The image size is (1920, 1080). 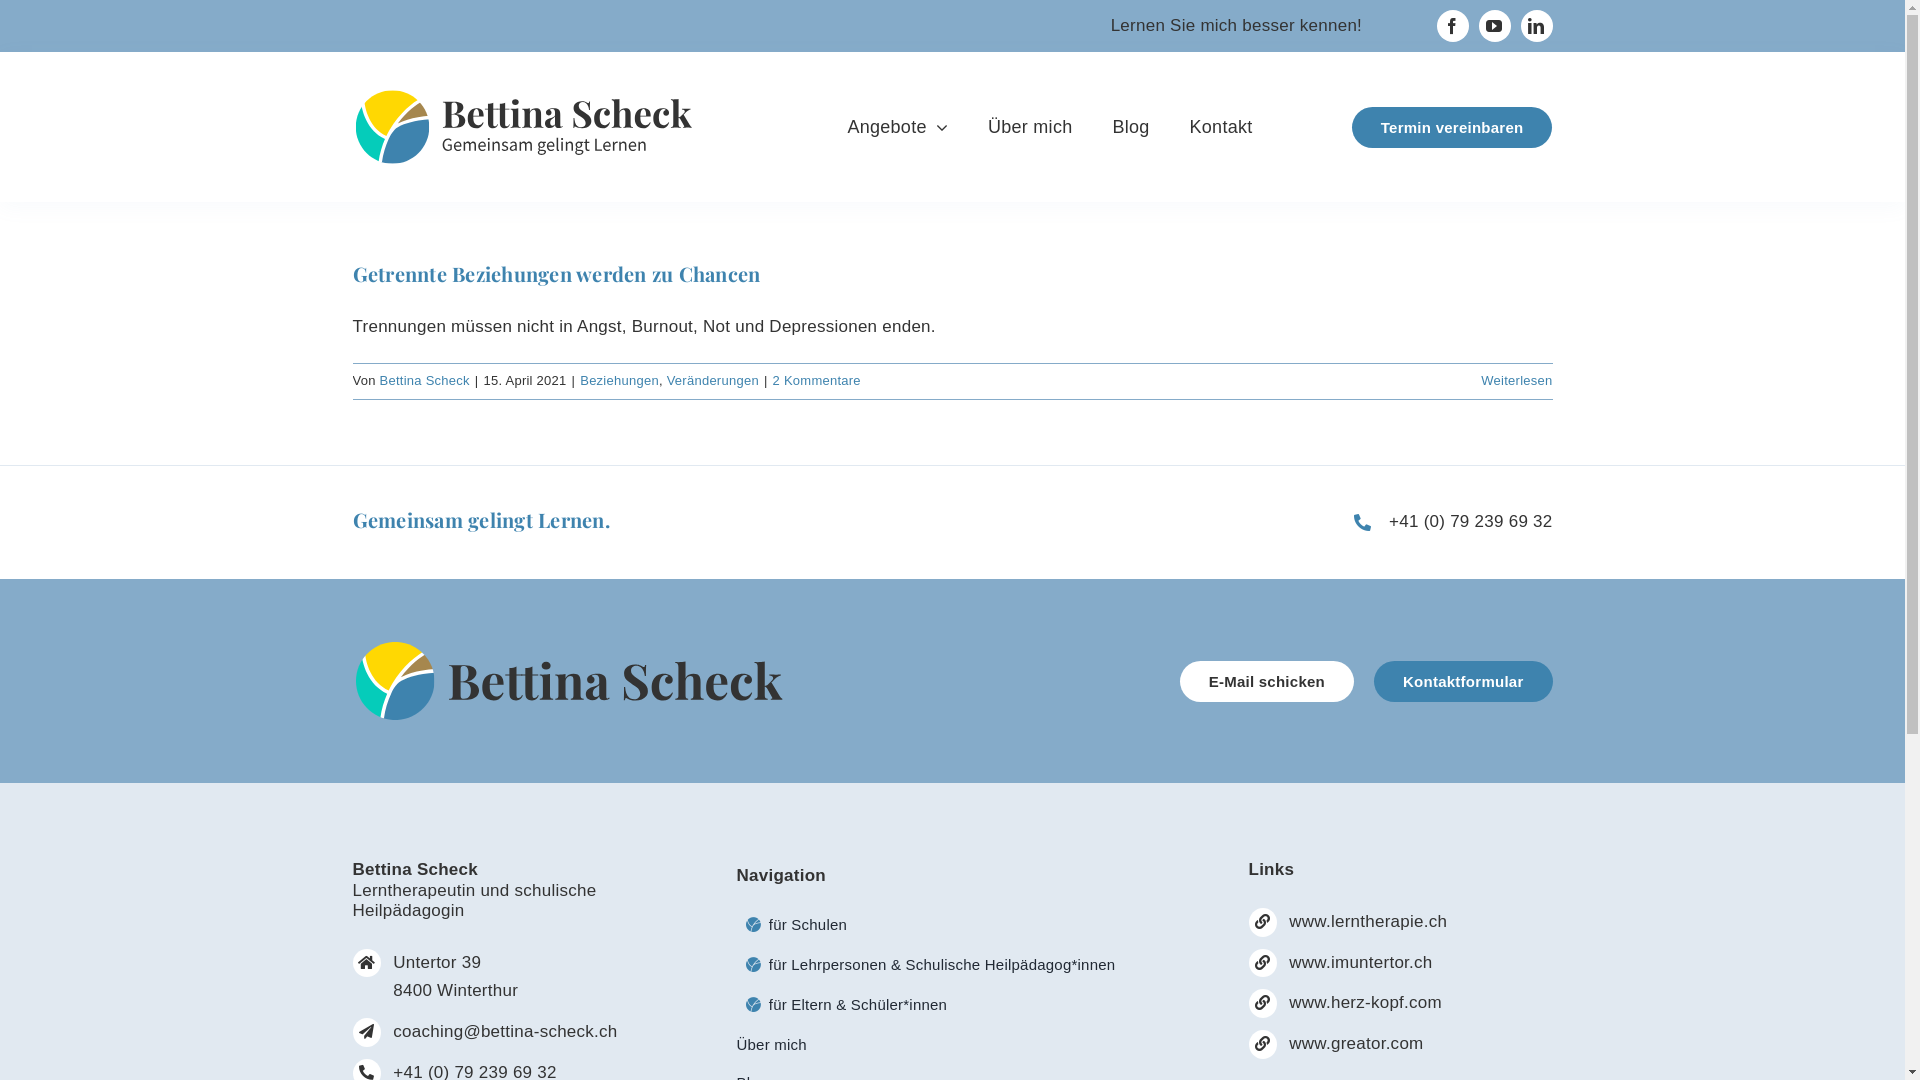 What do you see at coordinates (896, 127) in the screenshot?
I see `'Angebote'` at bounding box center [896, 127].